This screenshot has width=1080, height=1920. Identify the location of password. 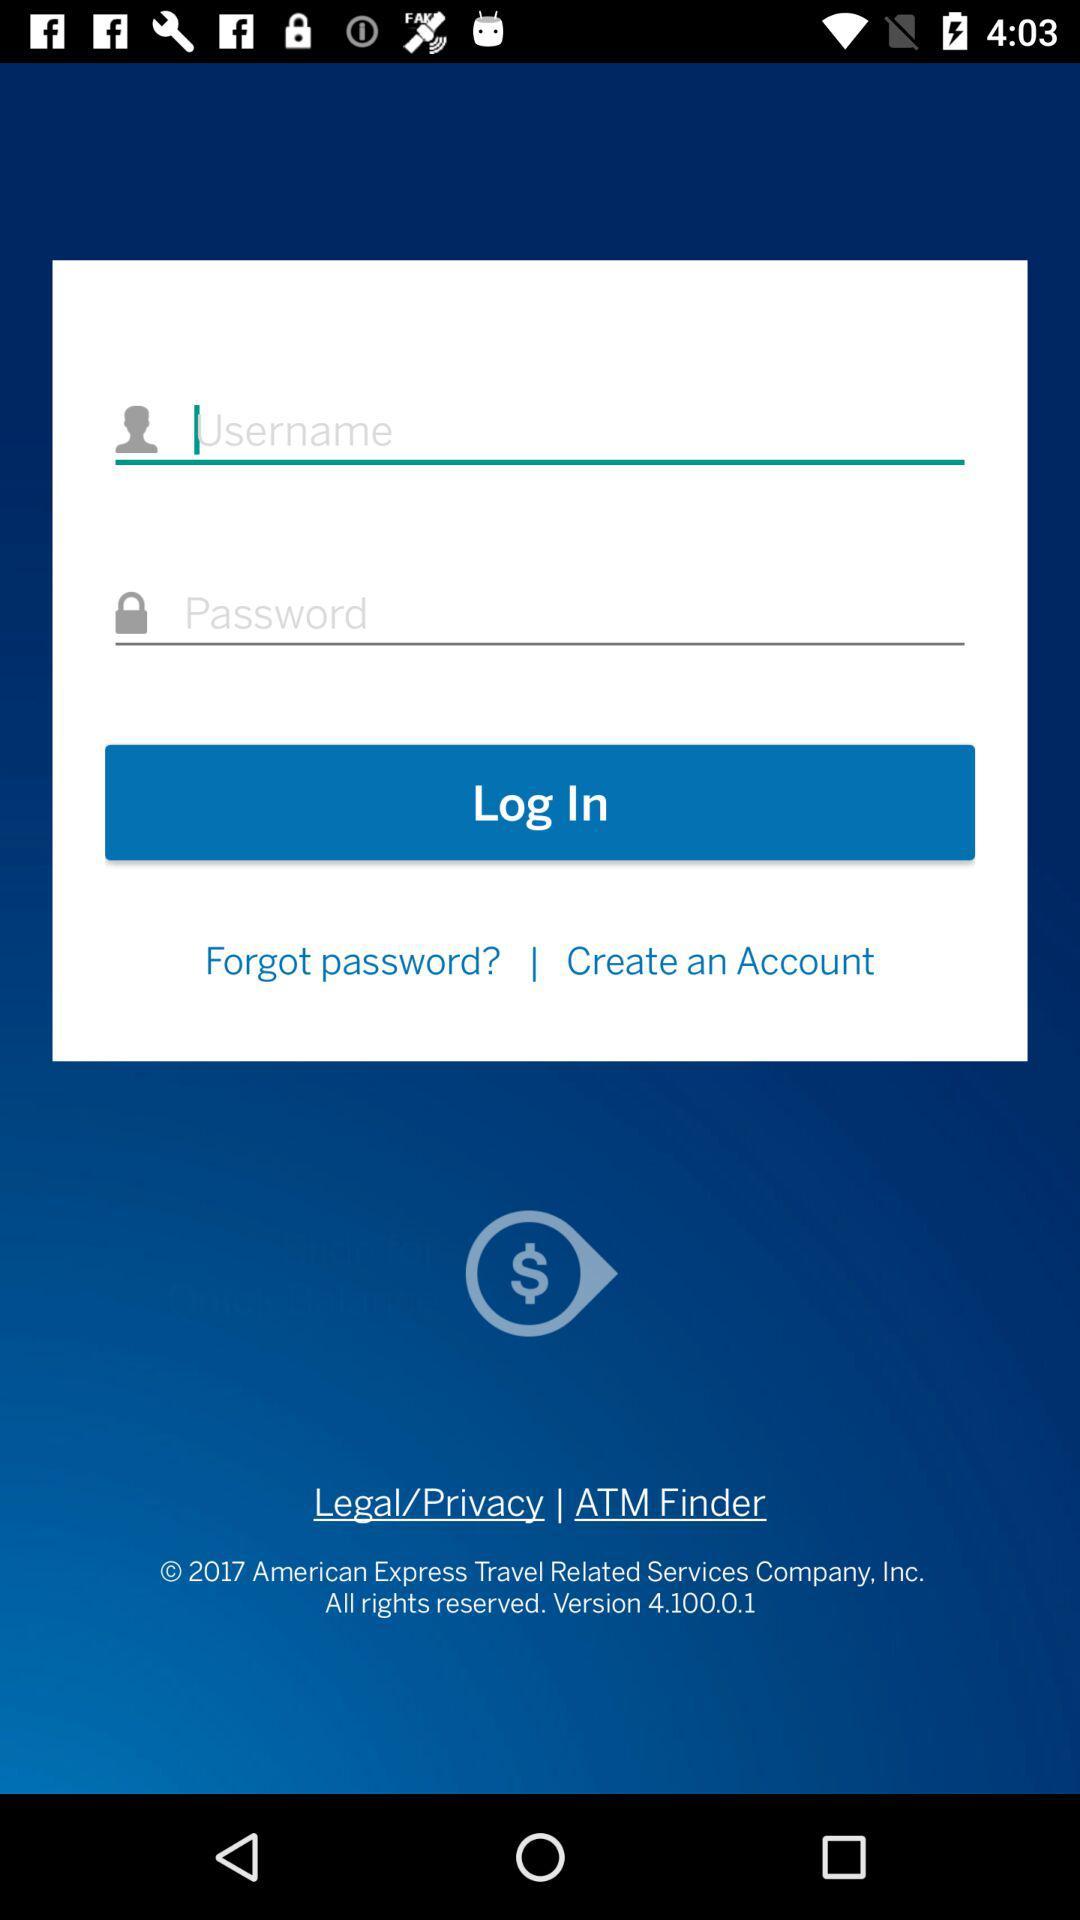
(540, 612).